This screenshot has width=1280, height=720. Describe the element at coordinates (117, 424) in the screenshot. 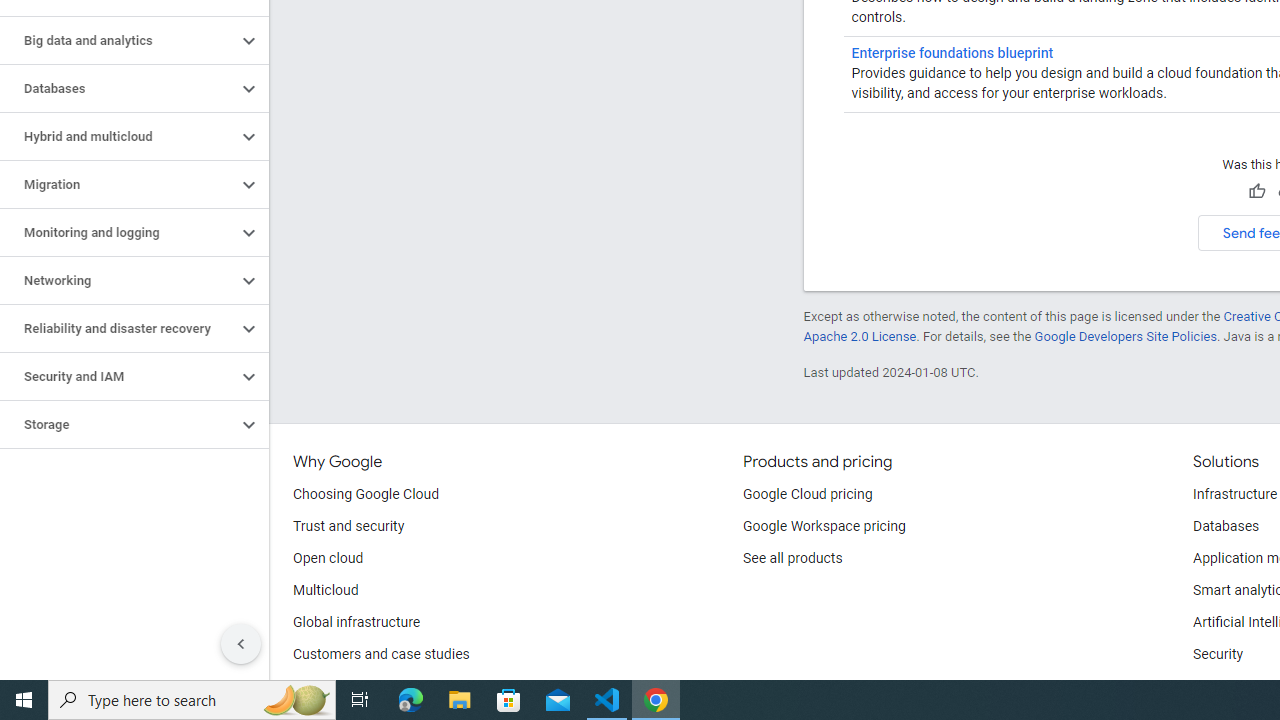

I see `'Storage'` at that location.